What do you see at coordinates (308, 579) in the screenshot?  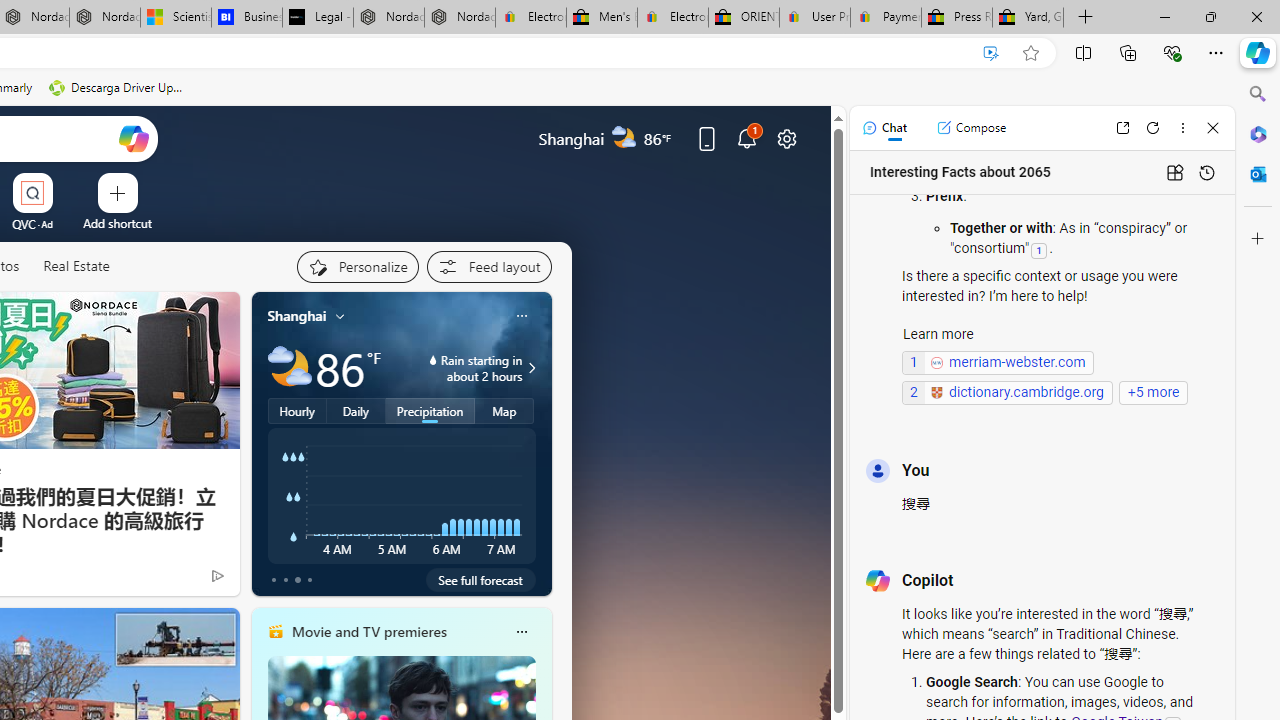 I see `'tab-3'` at bounding box center [308, 579].